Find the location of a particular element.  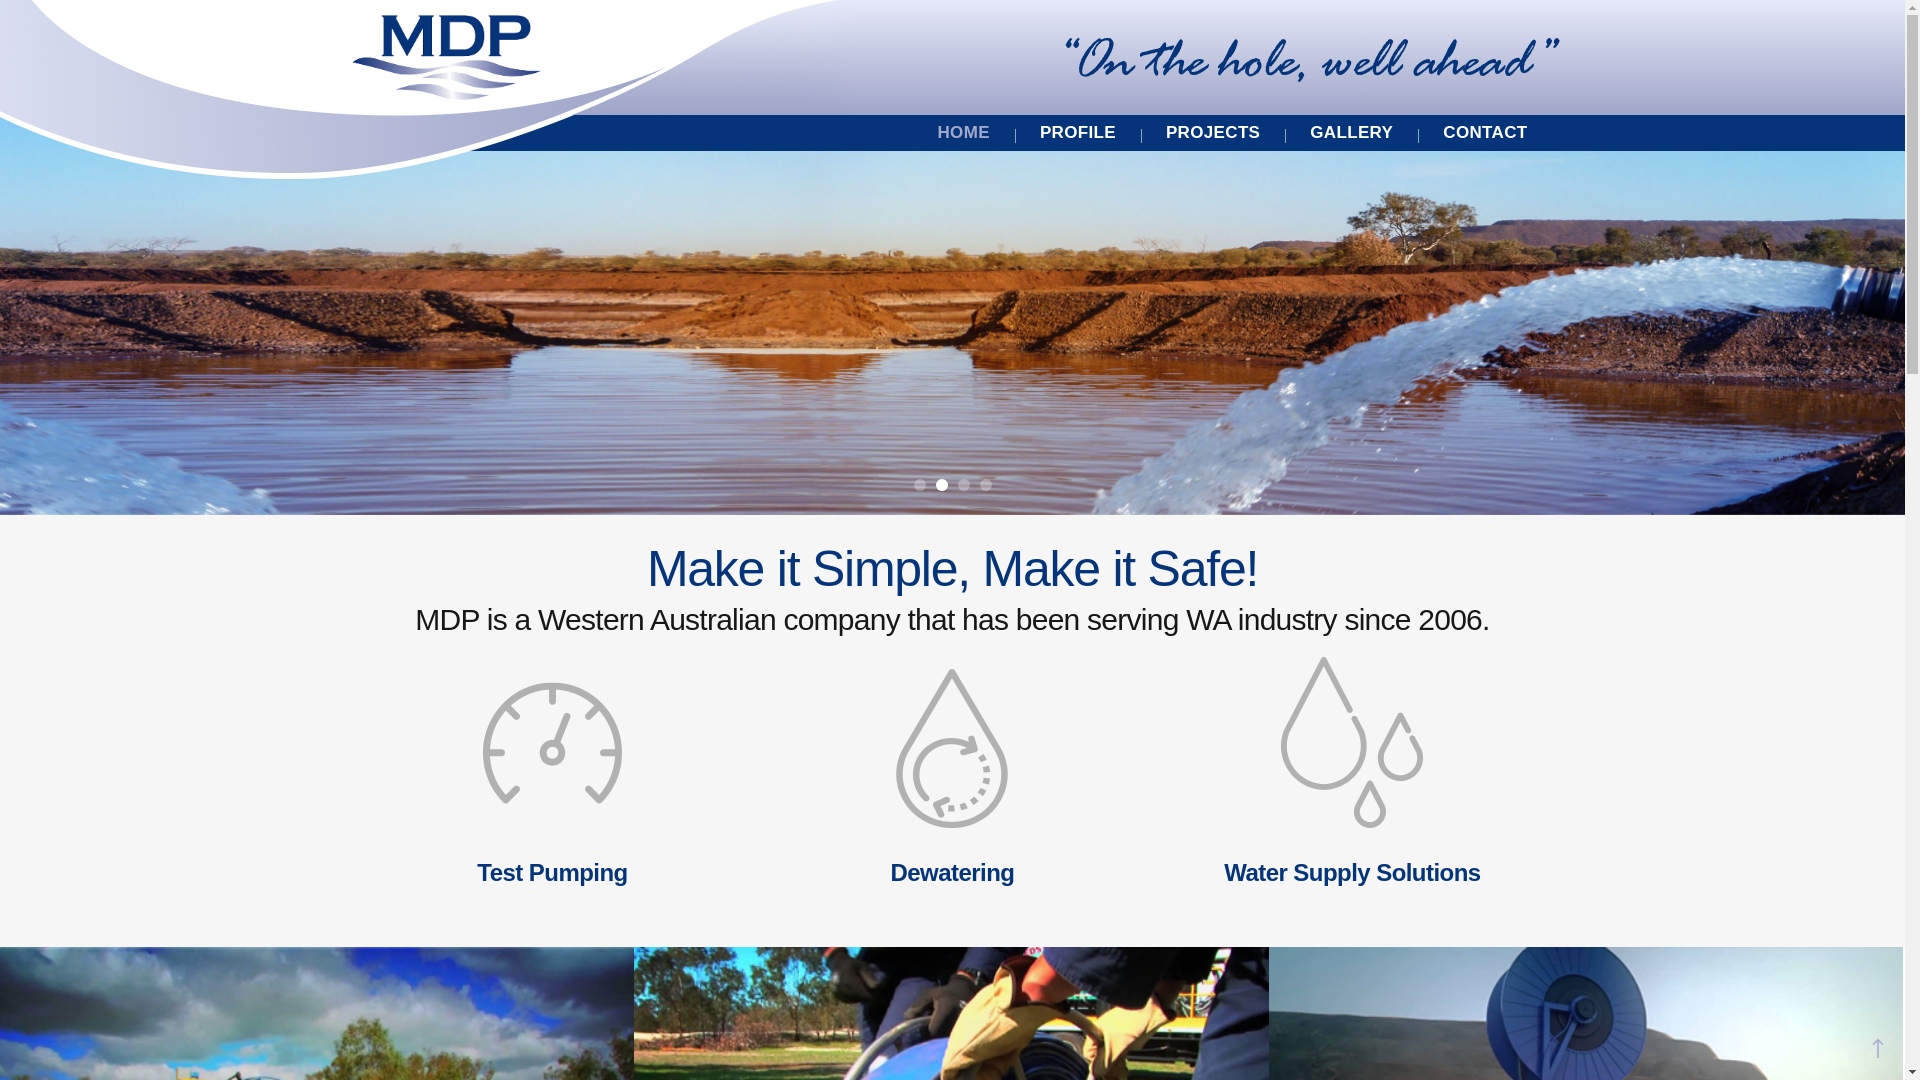

'McArthur Drilling & Pumping' is located at coordinates (445, 56).